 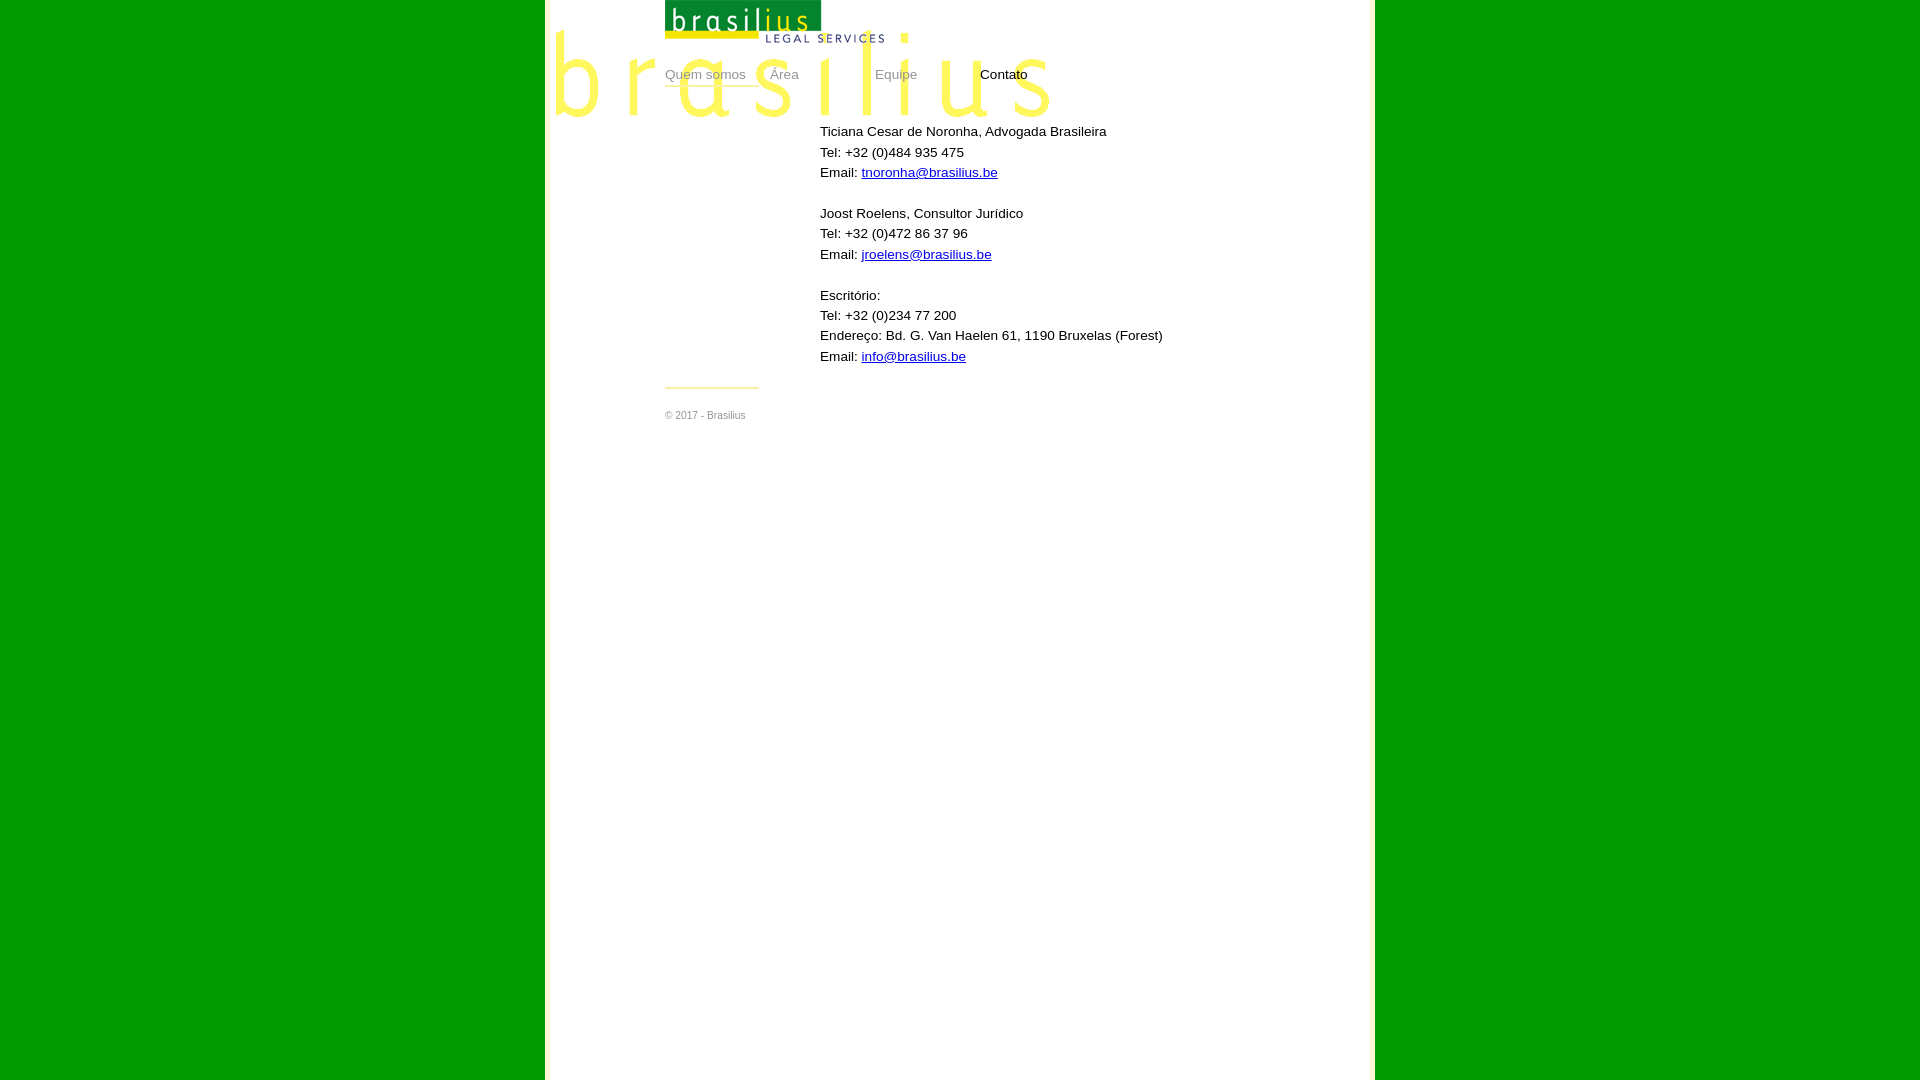 I want to click on 'Equipe', so click(x=926, y=73).